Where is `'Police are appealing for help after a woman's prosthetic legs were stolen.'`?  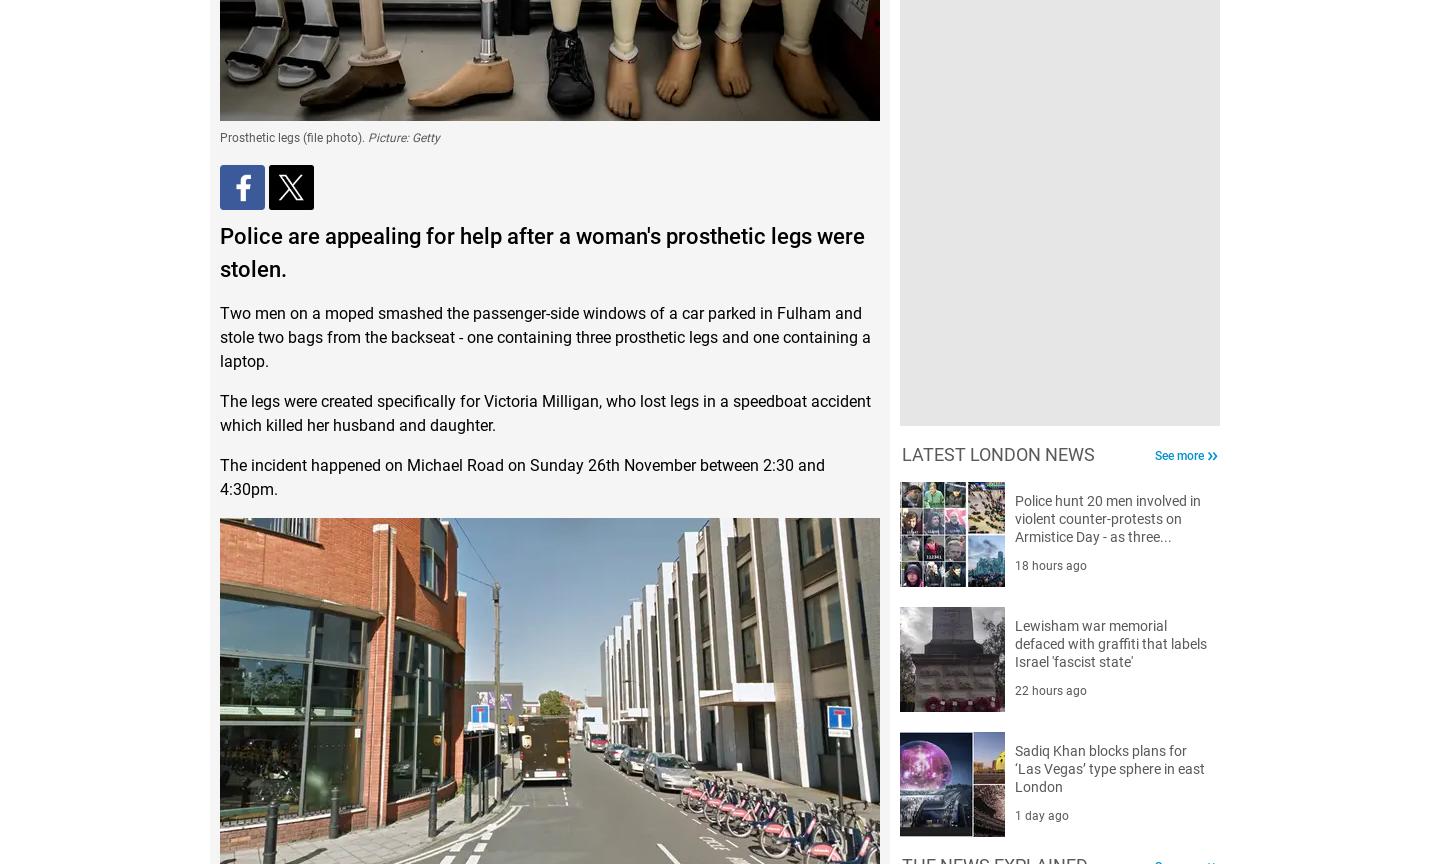
'Police are appealing for help after a woman's prosthetic legs were stolen.' is located at coordinates (542, 252).